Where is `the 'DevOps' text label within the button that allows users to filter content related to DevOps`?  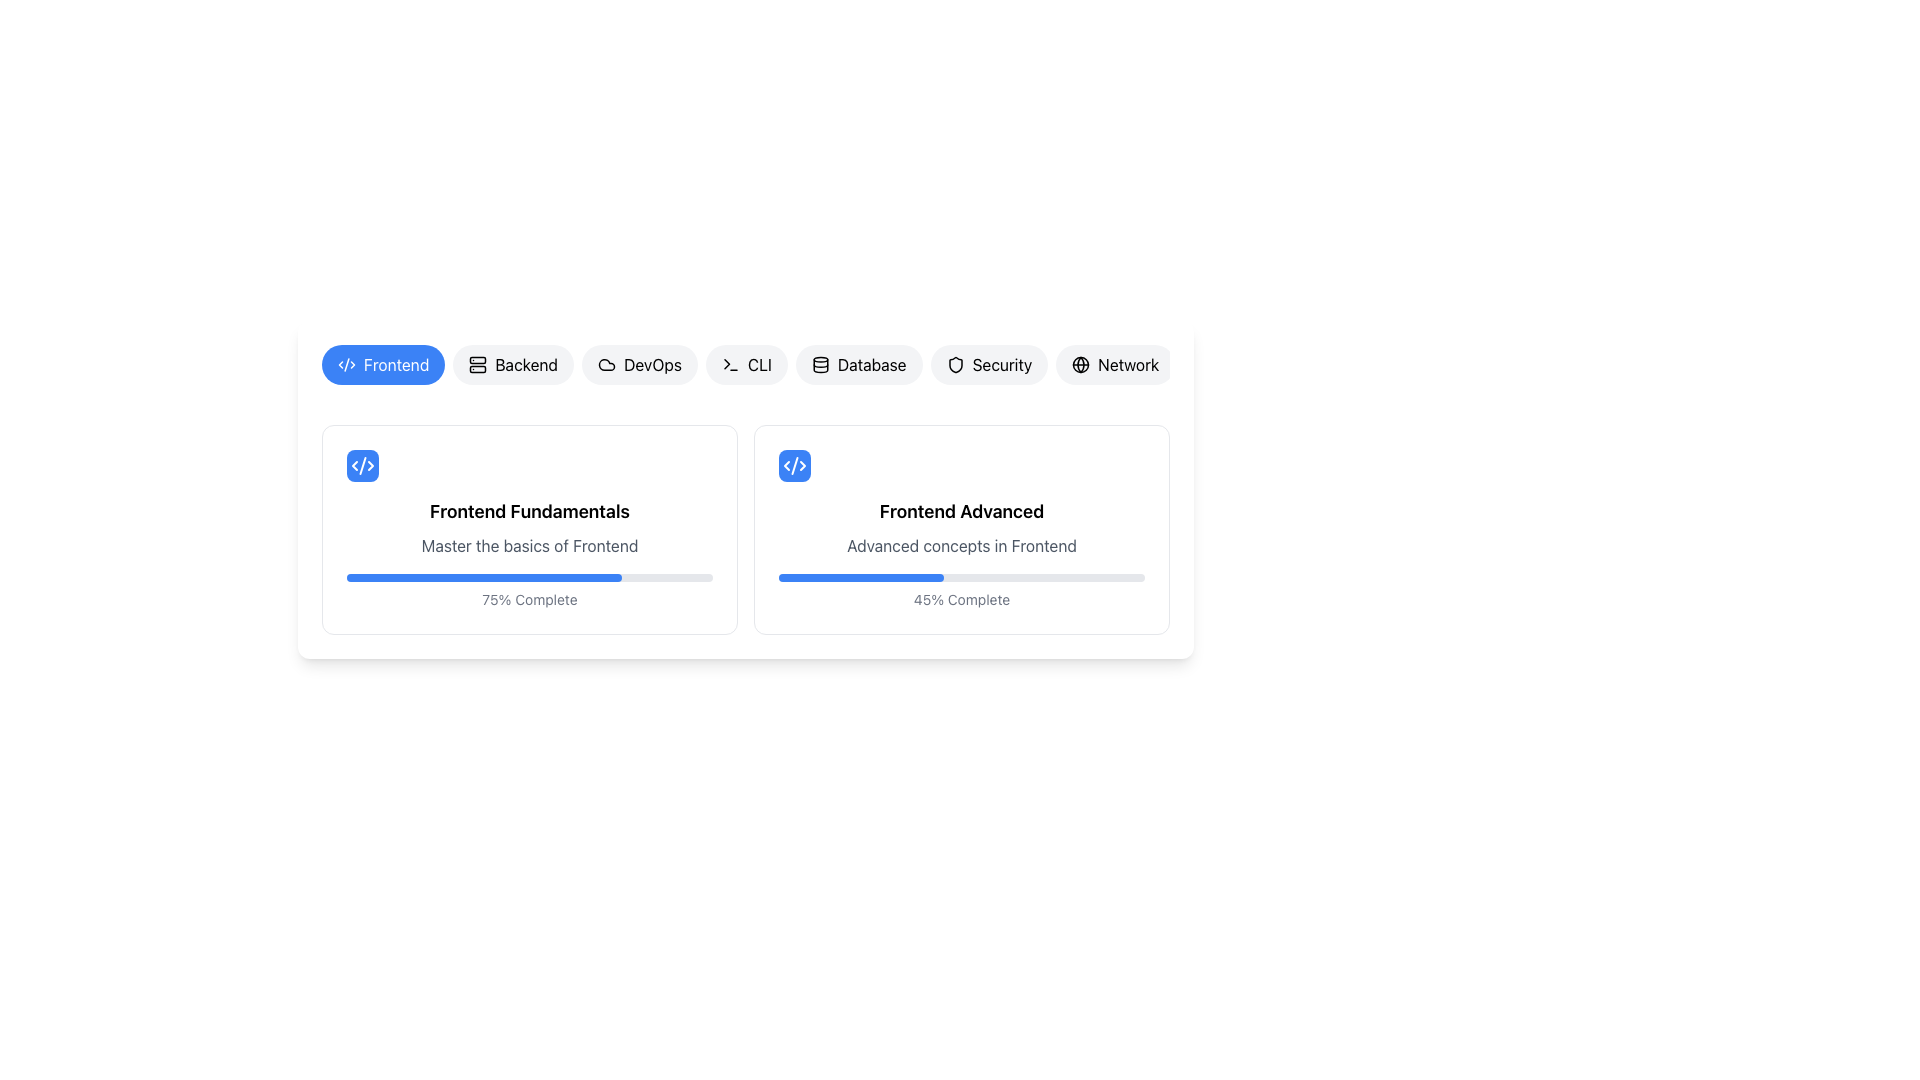 the 'DevOps' text label within the button that allows users to filter content related to DevOps is located at coordinates (652, 365).